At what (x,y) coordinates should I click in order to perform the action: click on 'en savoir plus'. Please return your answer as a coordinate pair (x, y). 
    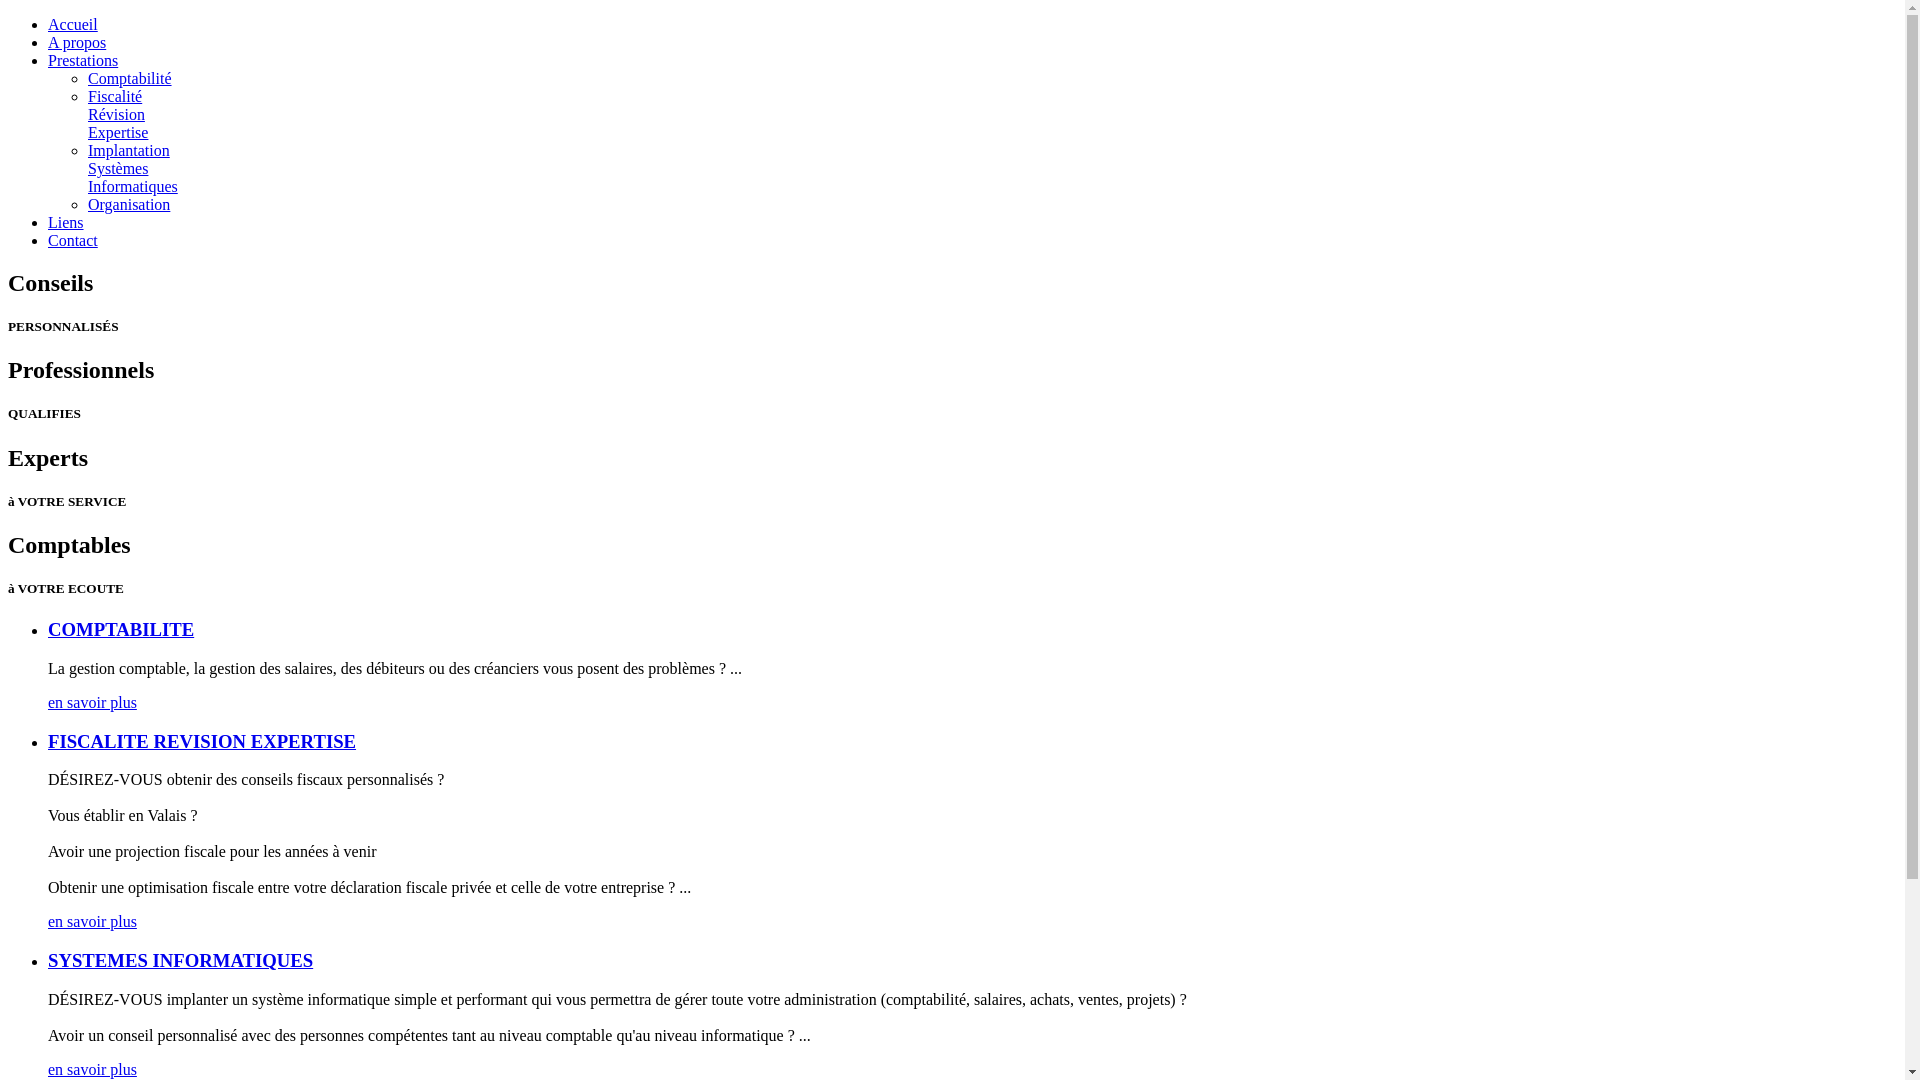
    Looking at the image, I should click on (91, 921).